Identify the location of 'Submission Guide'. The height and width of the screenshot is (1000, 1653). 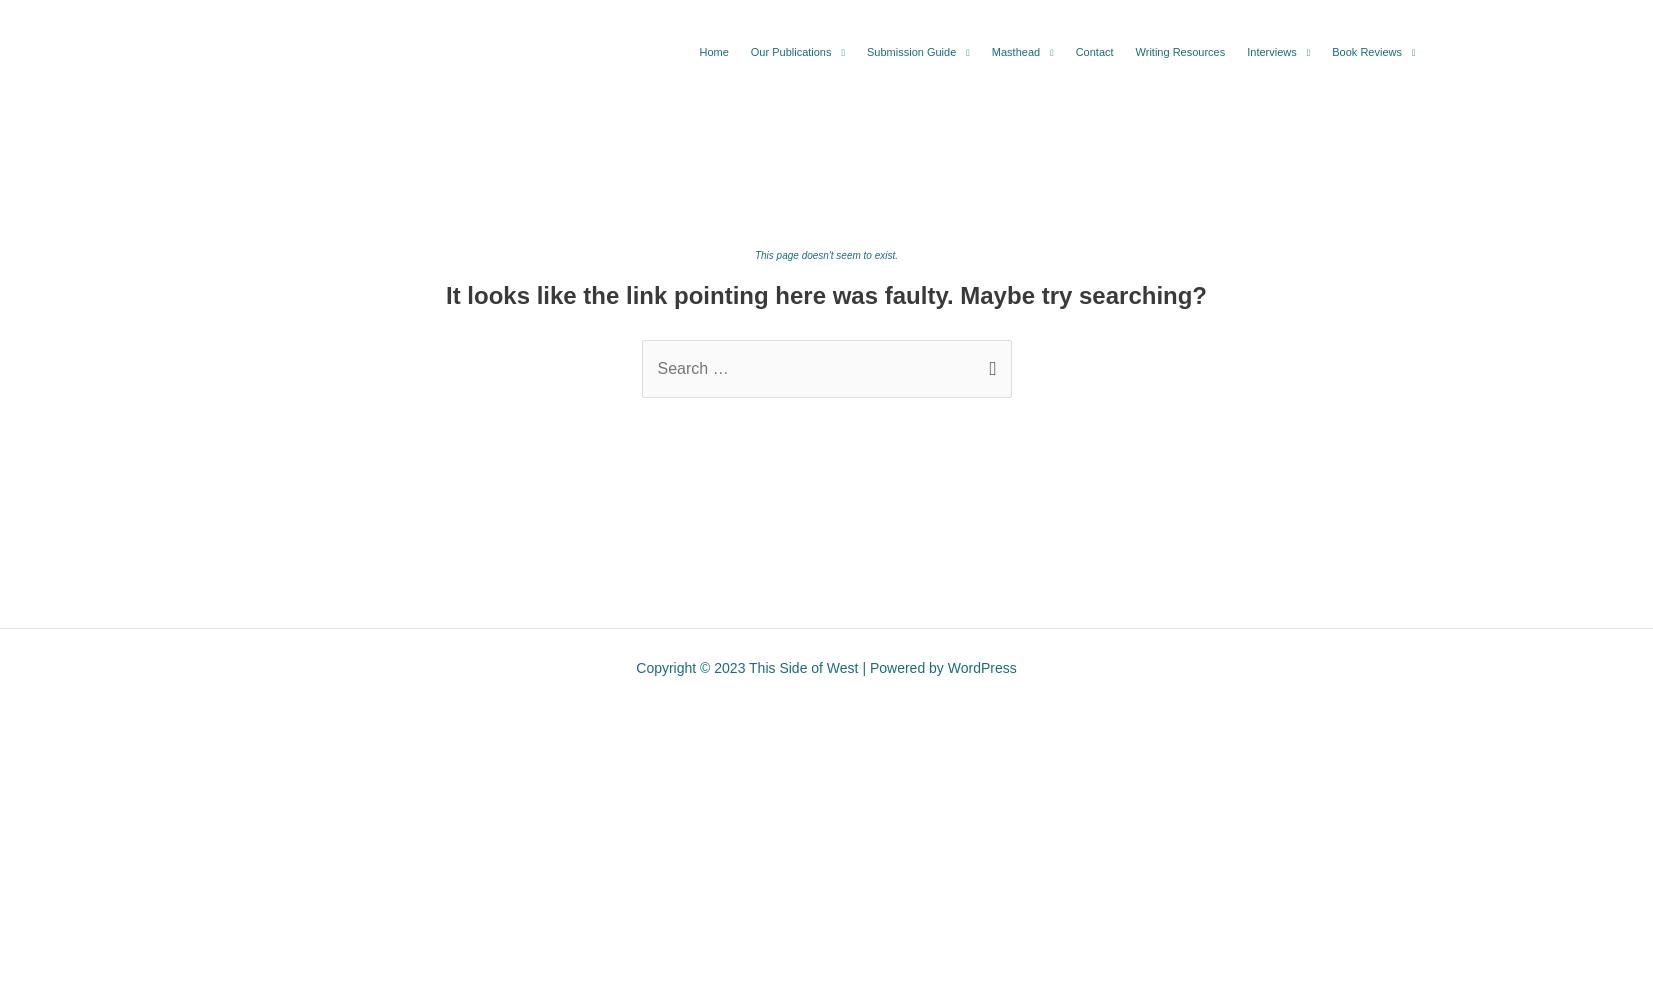
(911, 52).